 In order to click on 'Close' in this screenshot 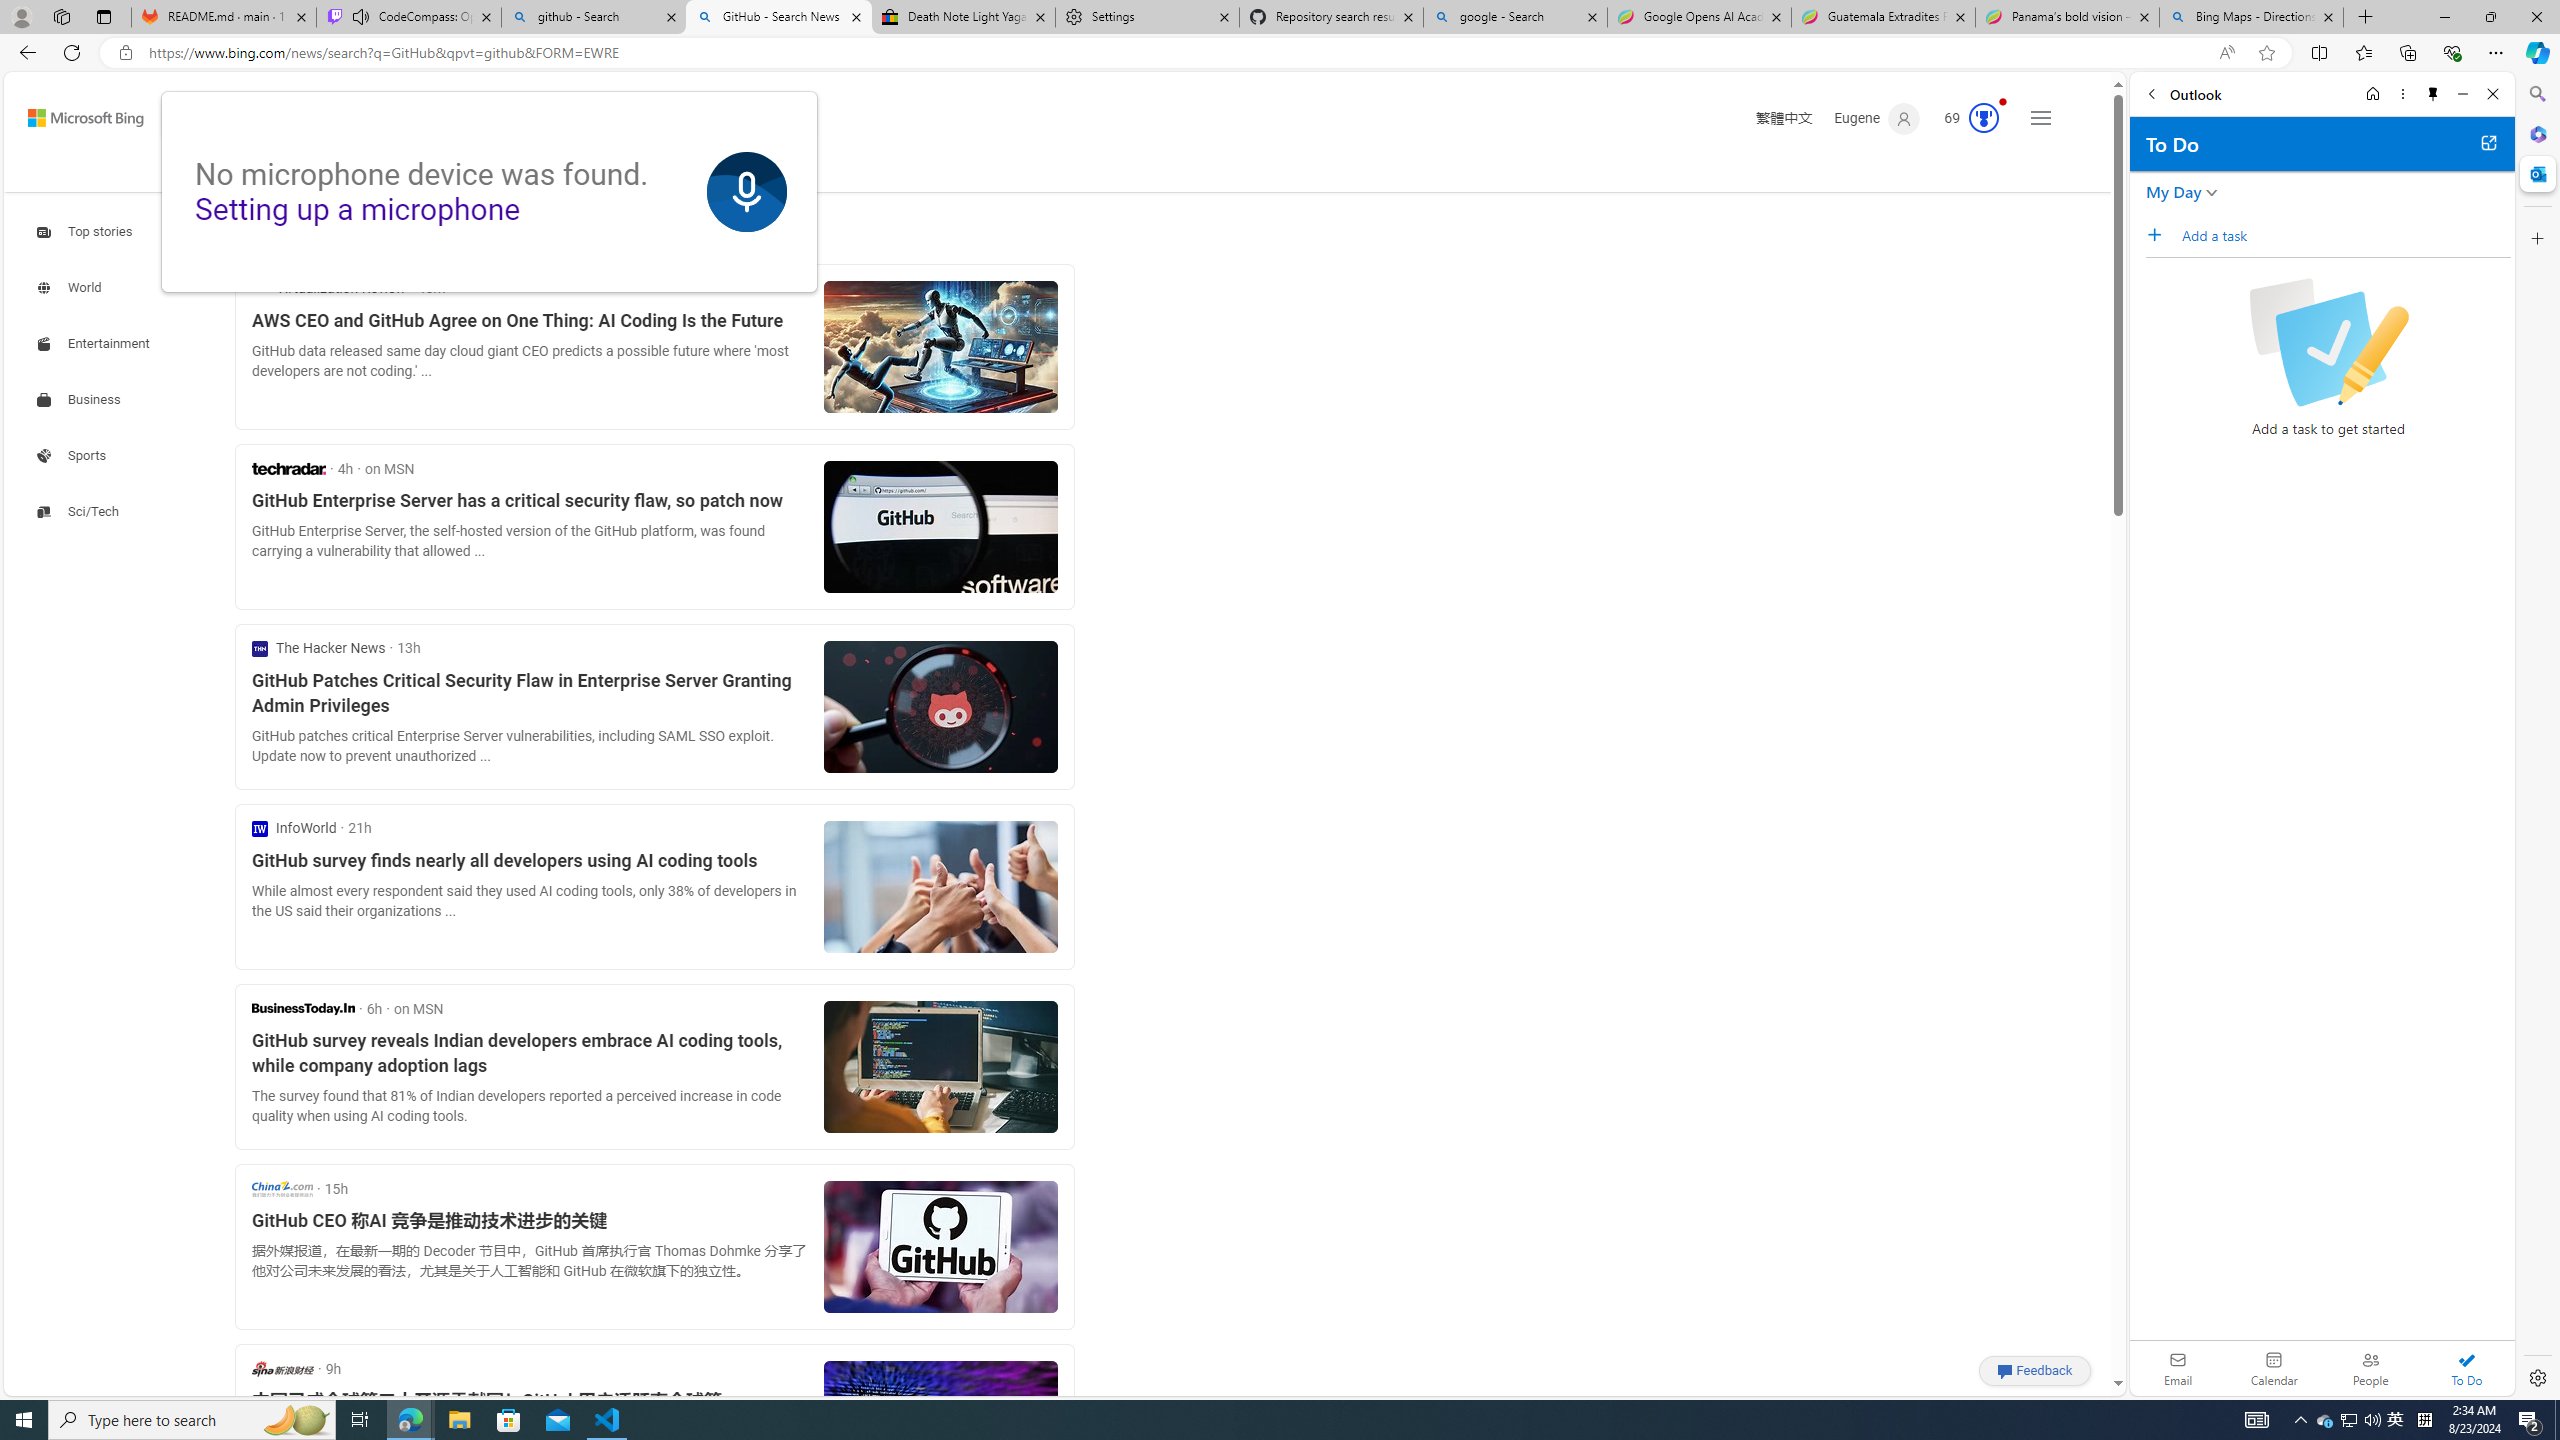, I will do `click(2491, 93)`.